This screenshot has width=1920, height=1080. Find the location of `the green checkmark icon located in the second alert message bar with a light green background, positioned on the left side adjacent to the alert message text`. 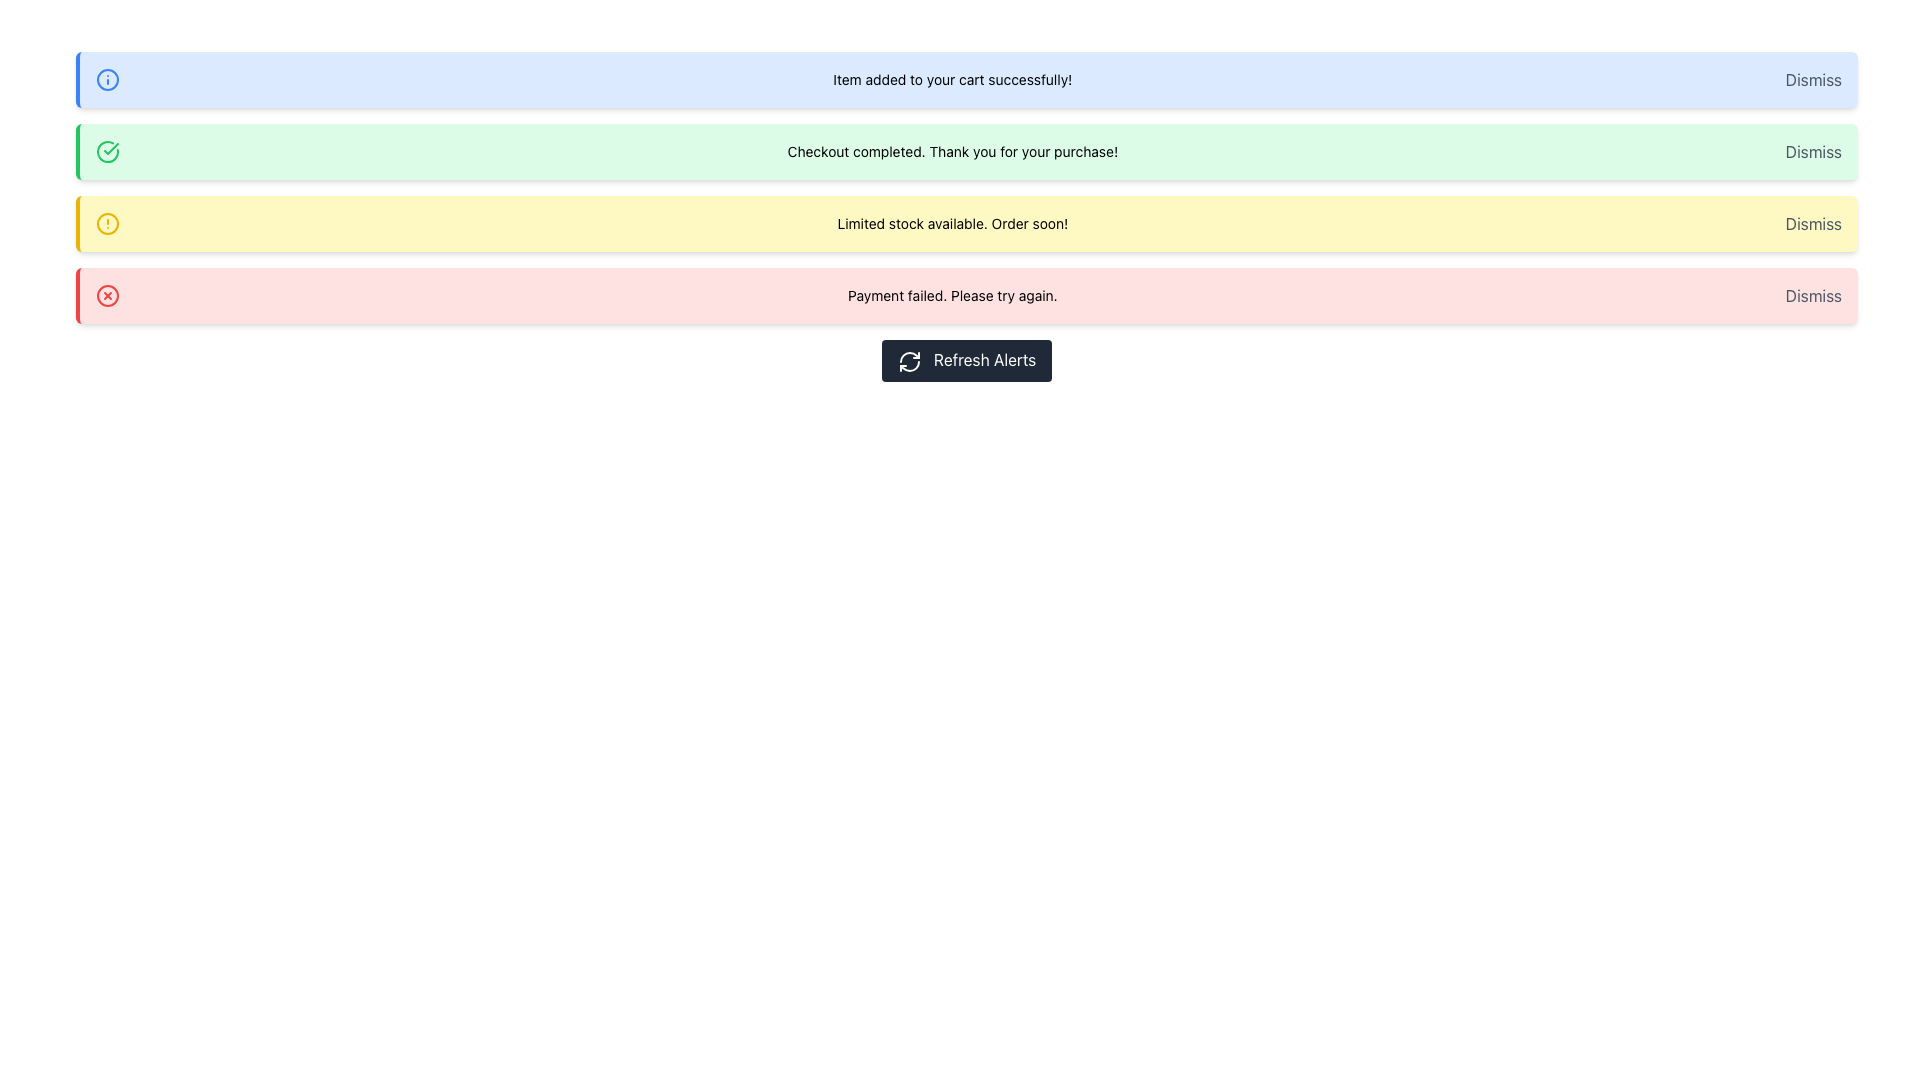

the green checkmark icon located in the second alert message bar with a light green background, positioned on the left side adjacent to the alert message text is located at coordinates (110, 148).